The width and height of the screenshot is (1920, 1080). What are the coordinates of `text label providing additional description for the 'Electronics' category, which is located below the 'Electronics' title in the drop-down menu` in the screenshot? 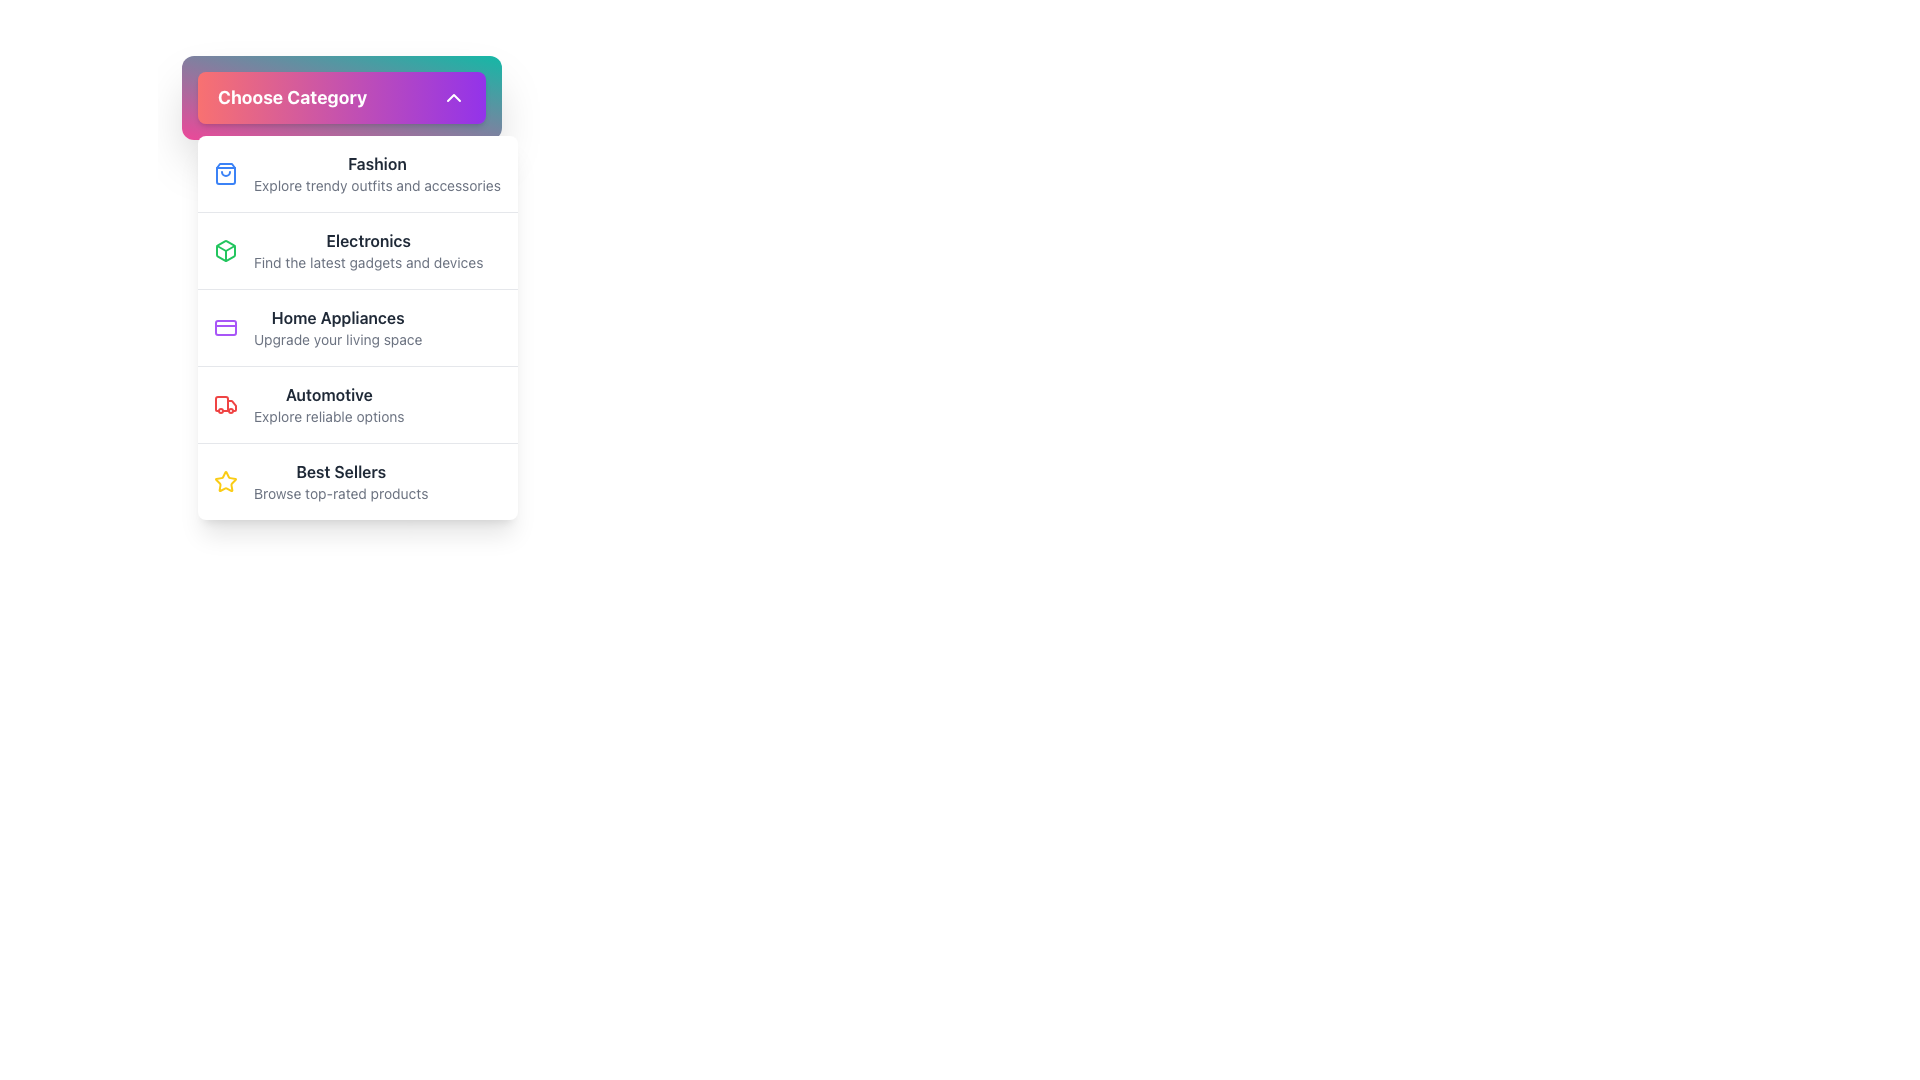 It's located at (368, 261).